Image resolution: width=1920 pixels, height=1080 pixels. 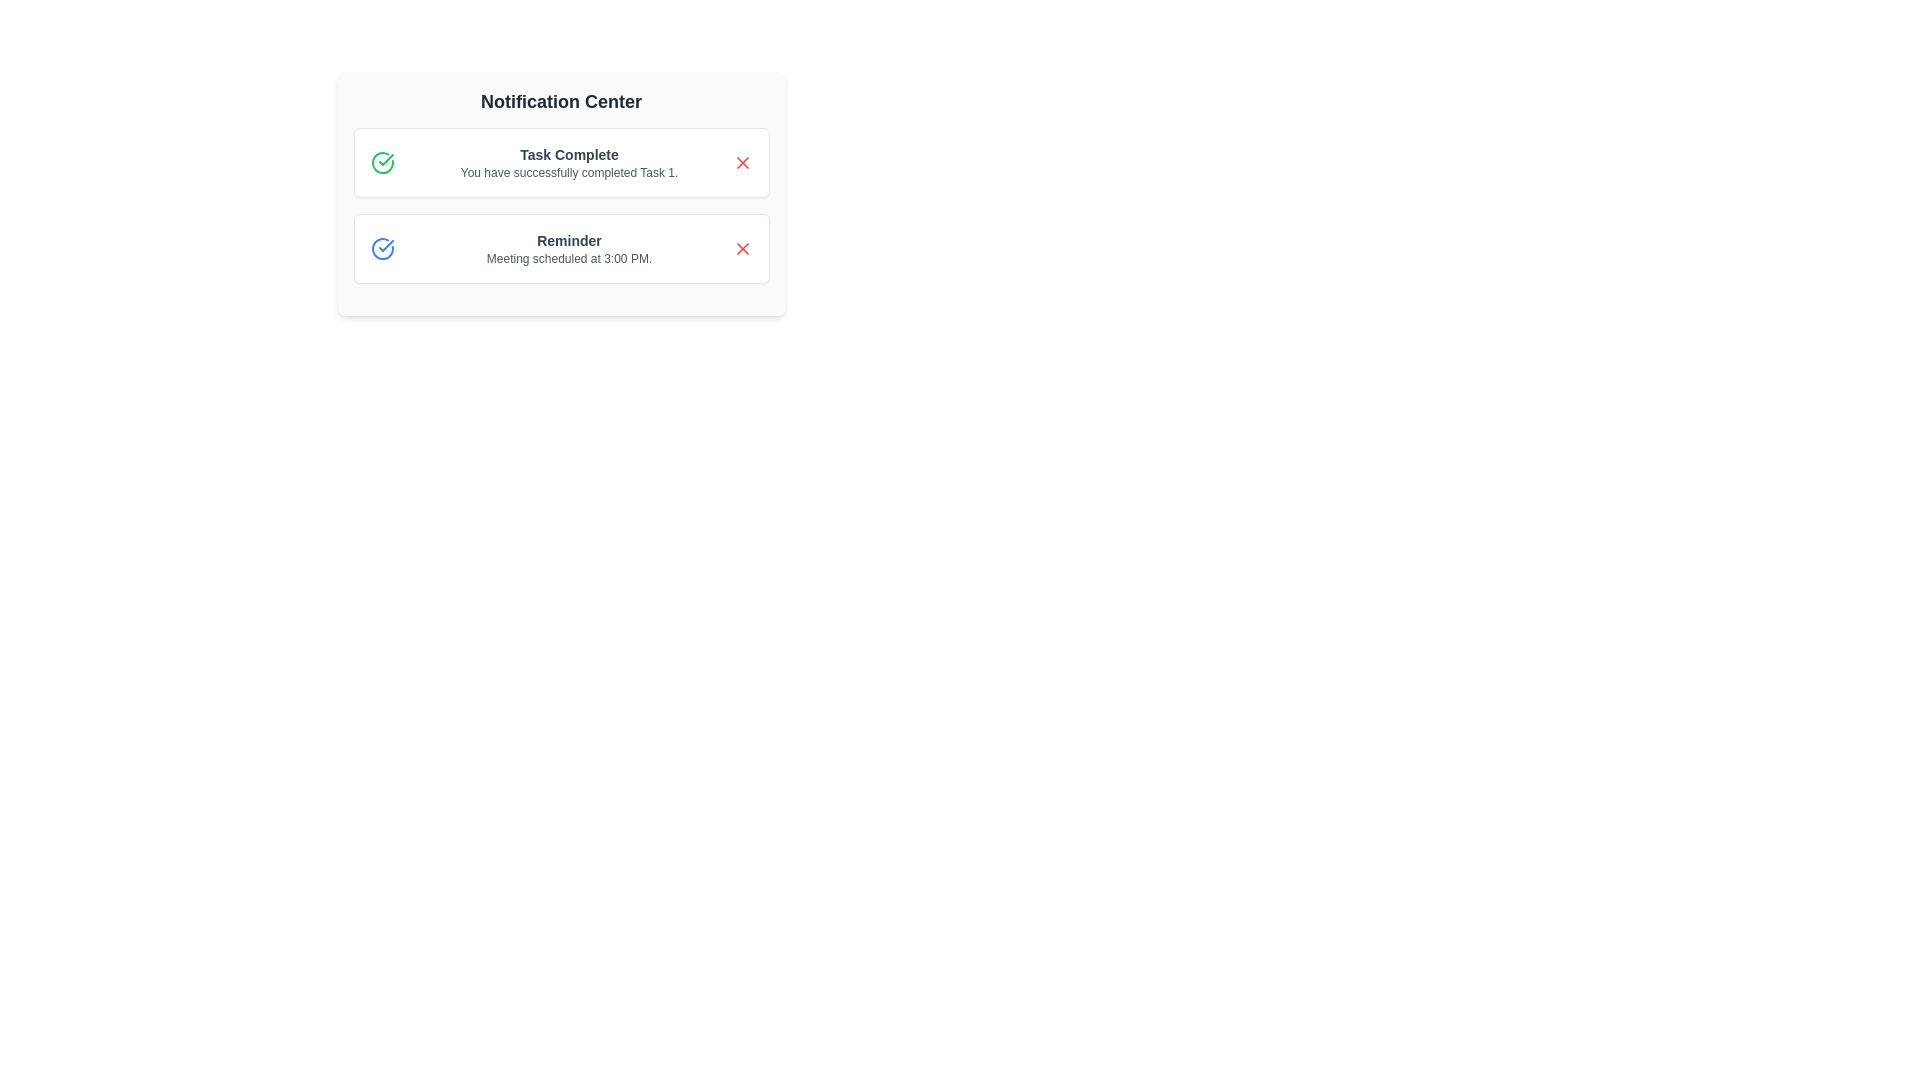 I want to click on the checkmark icon within the notification panel that indicates task completion, located to the left of the text 'Task Complete', so click(x=385, y=245).